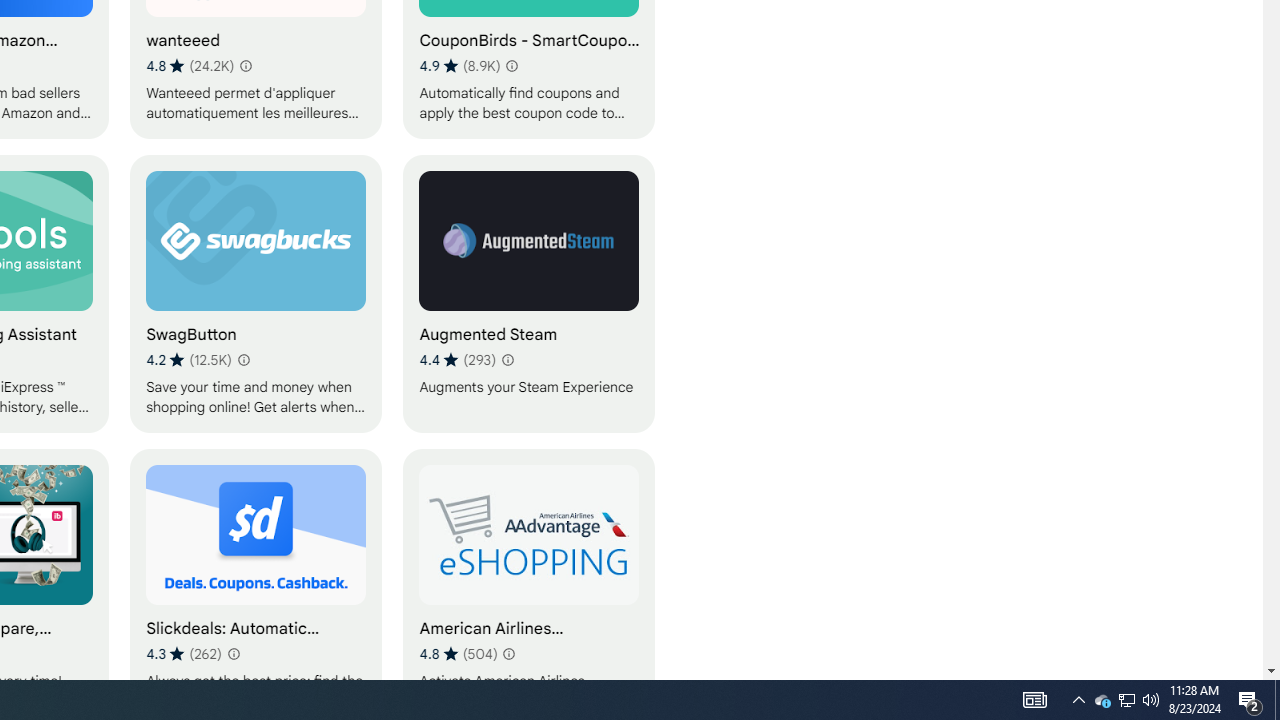 Image resolution: width=1280 pixels, height=720 pixels. What do you see at coordinates (183, 653) in the screenshot?
I see `'Average rating 4.3 out of 5 stars. 262 ratings.'` at bounding box center [183, 653].